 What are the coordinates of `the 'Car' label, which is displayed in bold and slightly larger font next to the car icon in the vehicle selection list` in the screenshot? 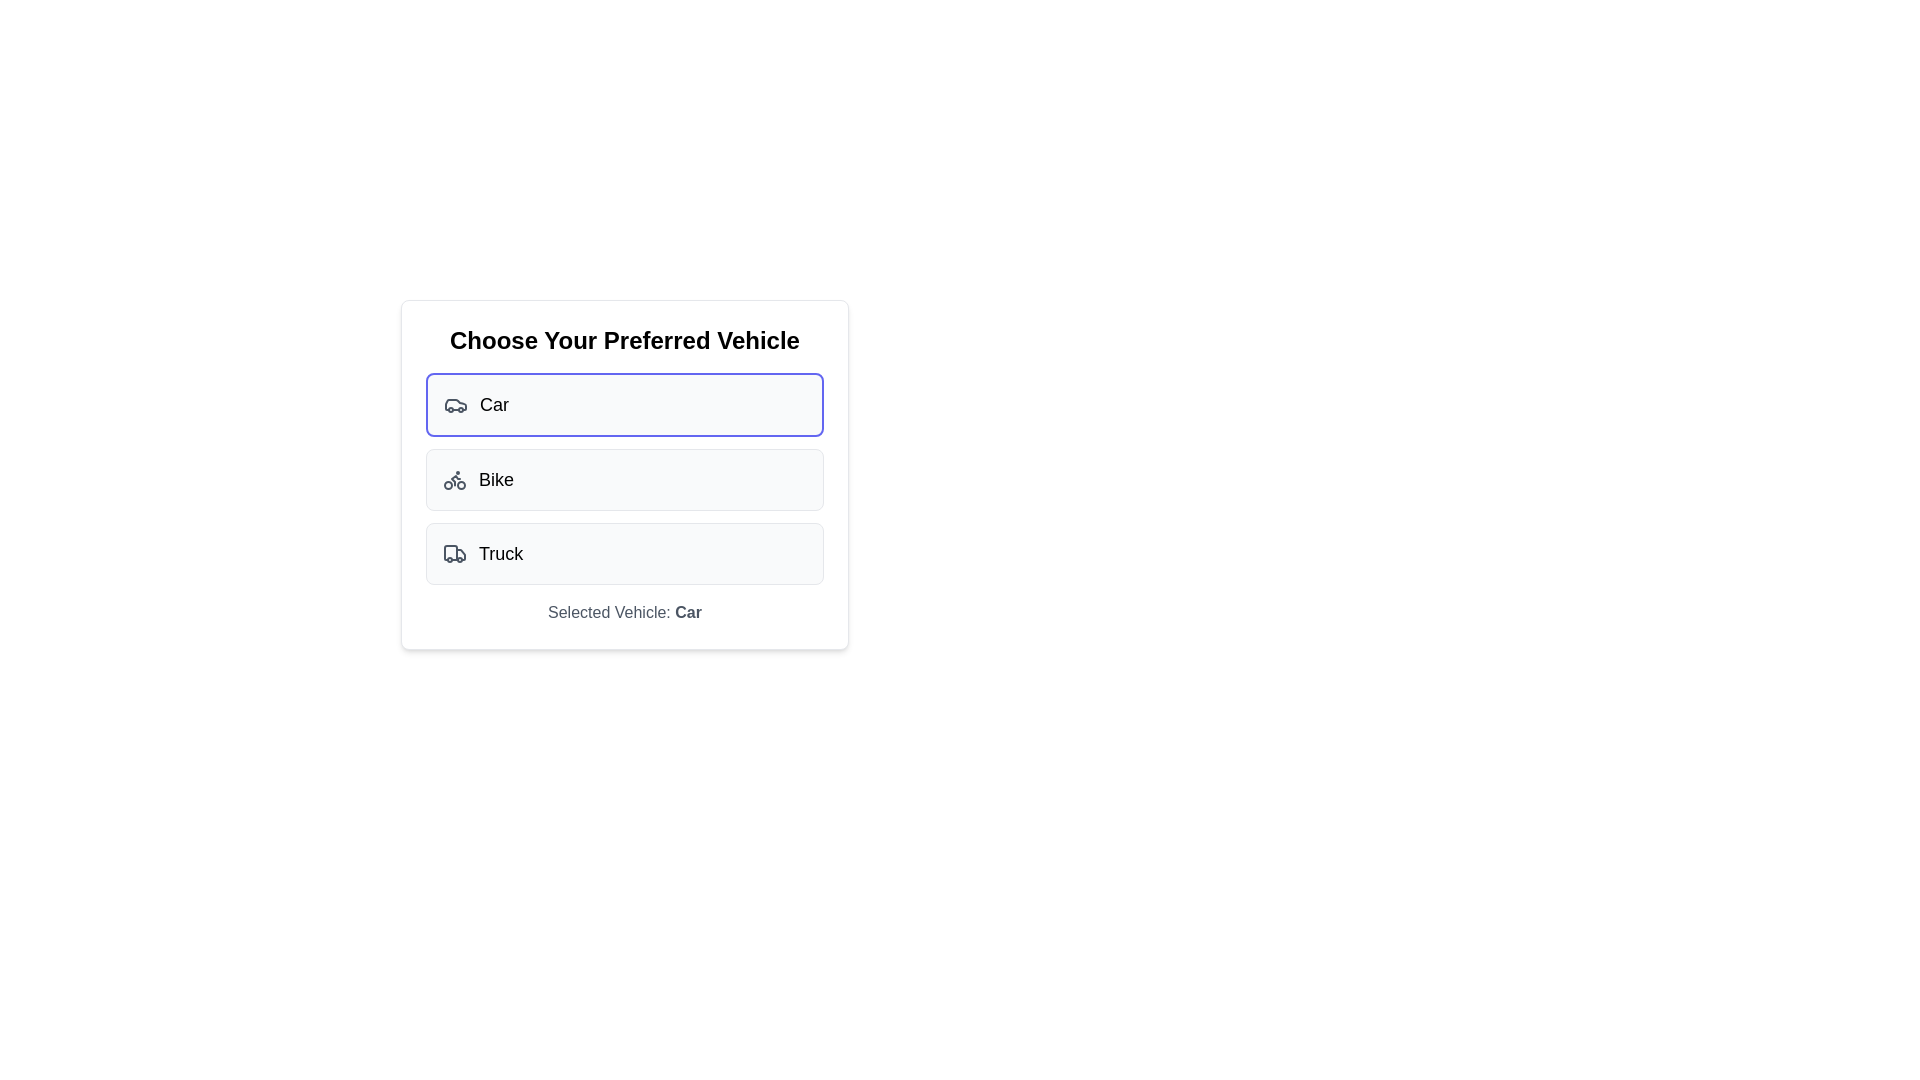 It's located at (494, 405).